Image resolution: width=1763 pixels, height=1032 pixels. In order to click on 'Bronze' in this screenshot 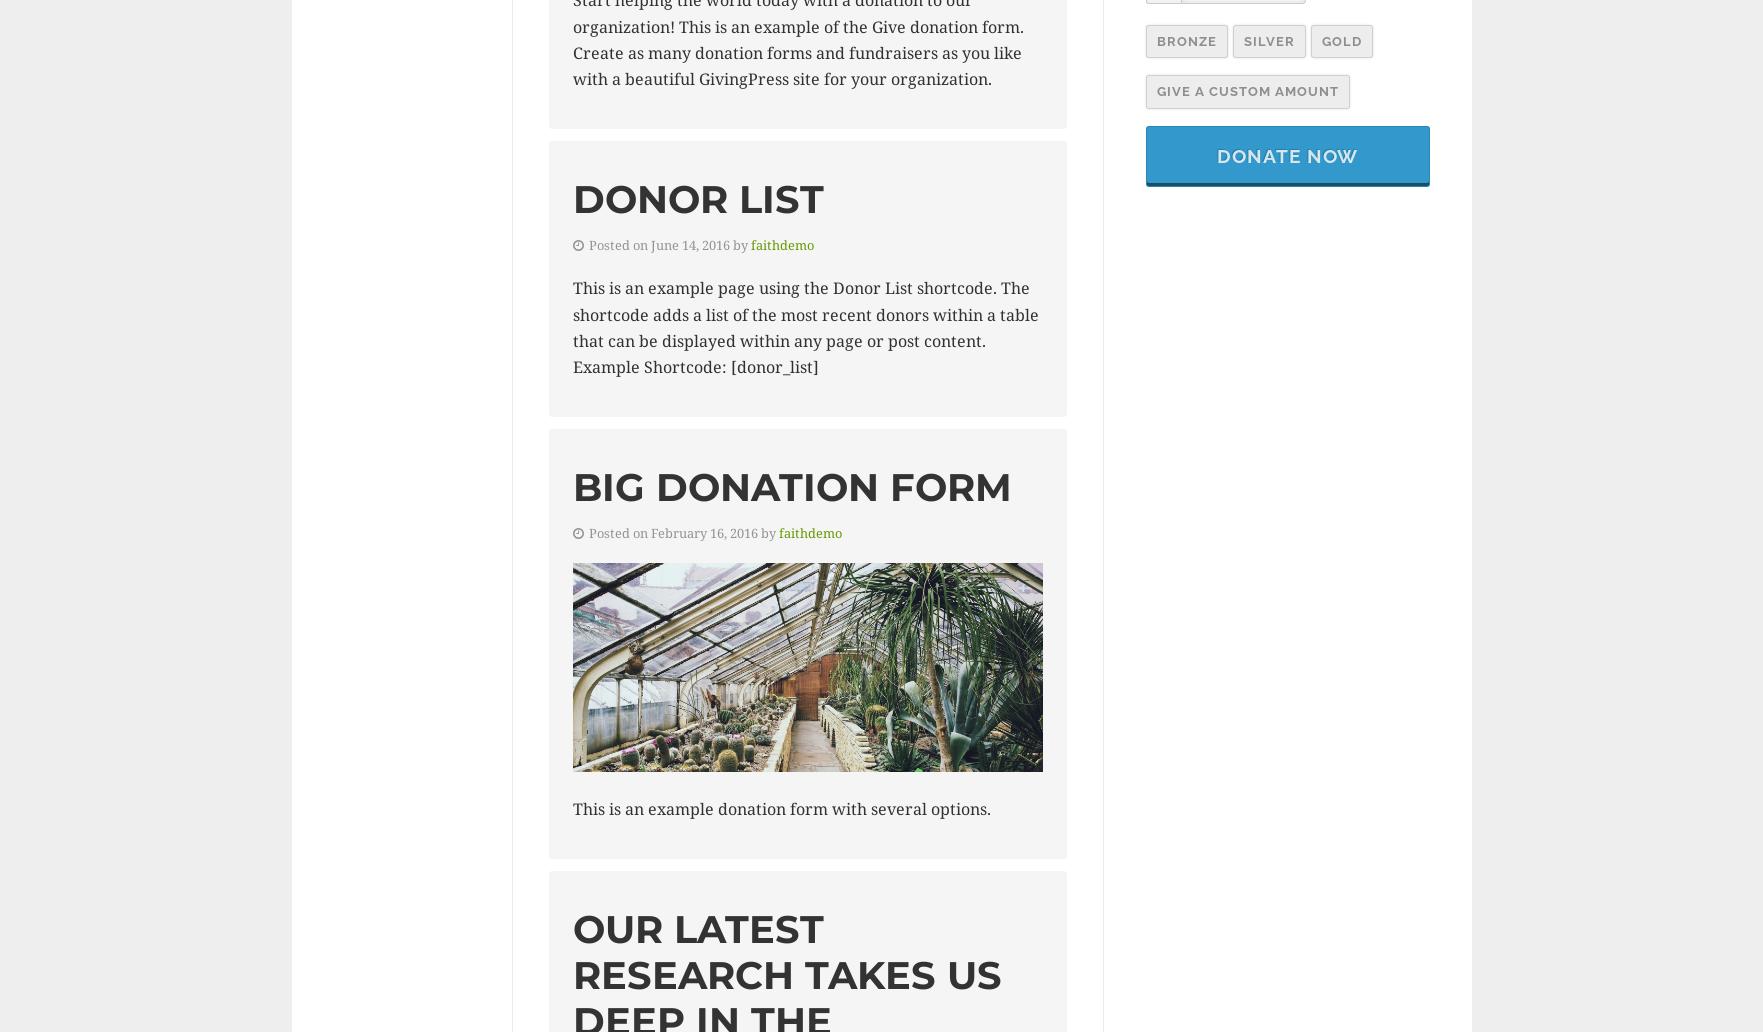, I will do `click(1184, 40)`.